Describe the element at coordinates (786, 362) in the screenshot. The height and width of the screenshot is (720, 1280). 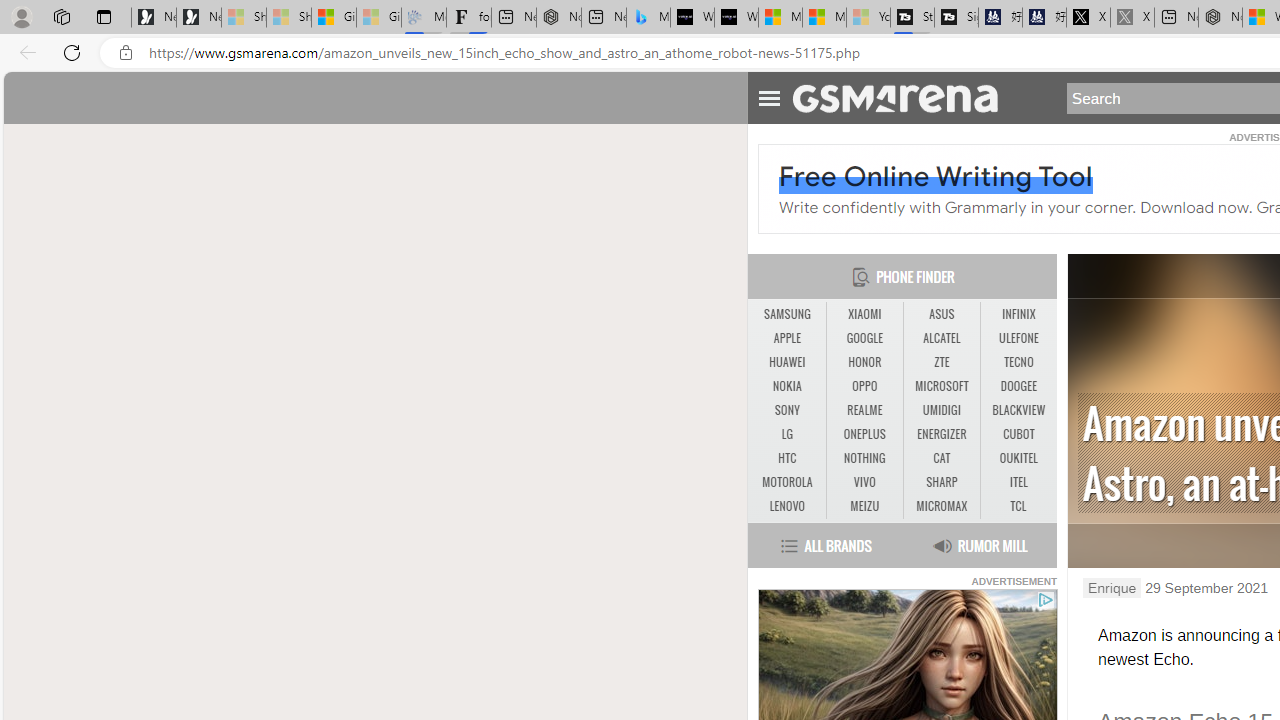
I see `'HUAWEI'` at that location.